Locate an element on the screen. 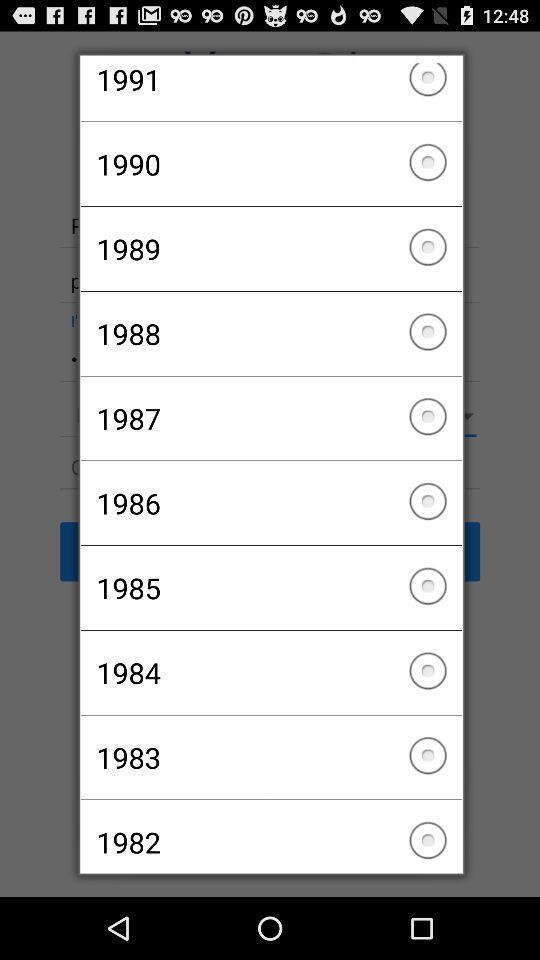  the checkbox above 1990 icon is located at coordinates (270, 92).